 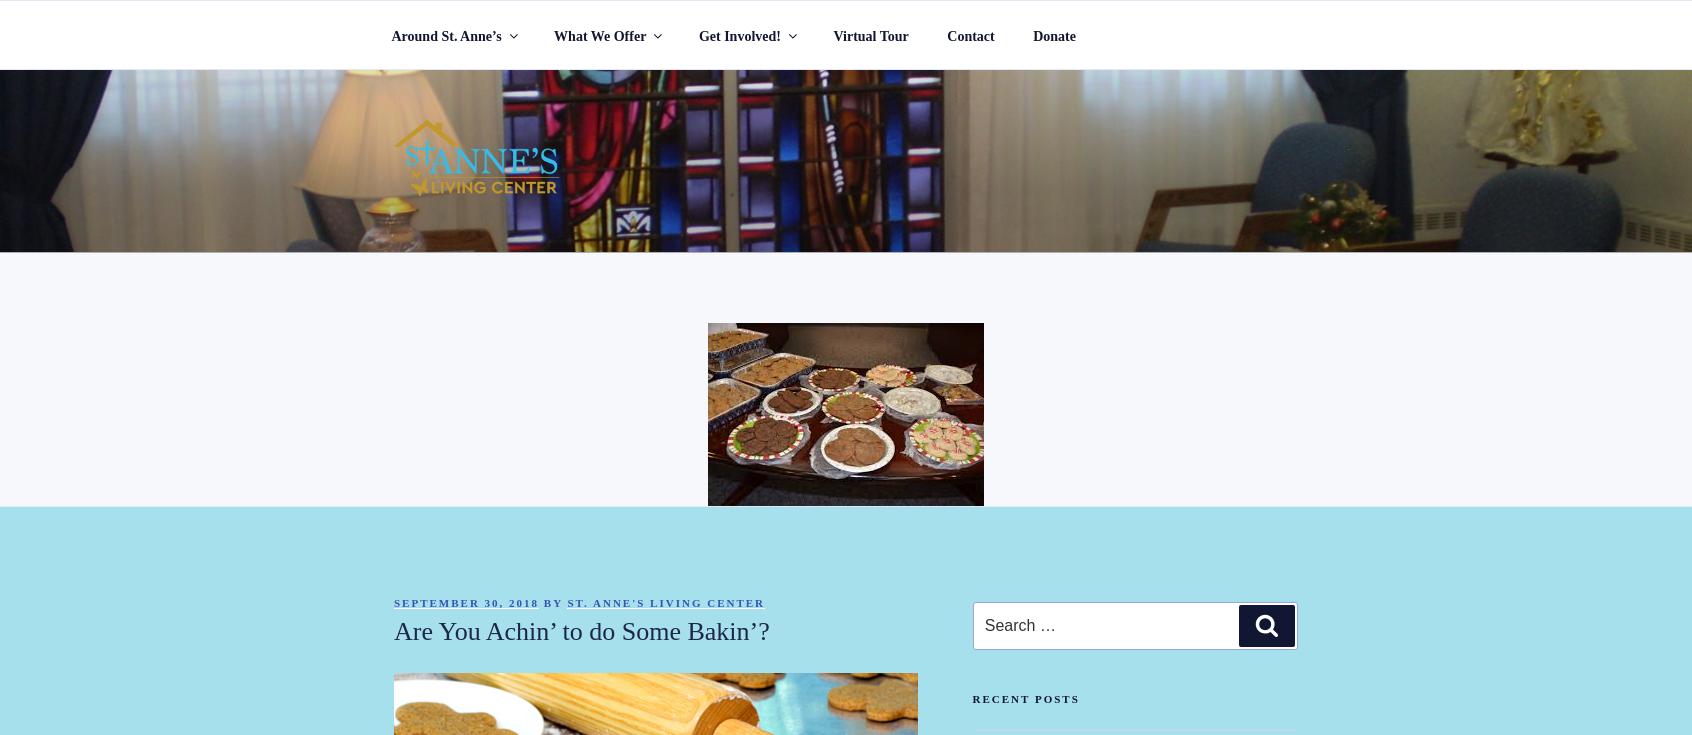 What do you see at coordinates (394, 602) in the screenshot?
I see `'September 30, 2018'` at bounding box center [394, 602].